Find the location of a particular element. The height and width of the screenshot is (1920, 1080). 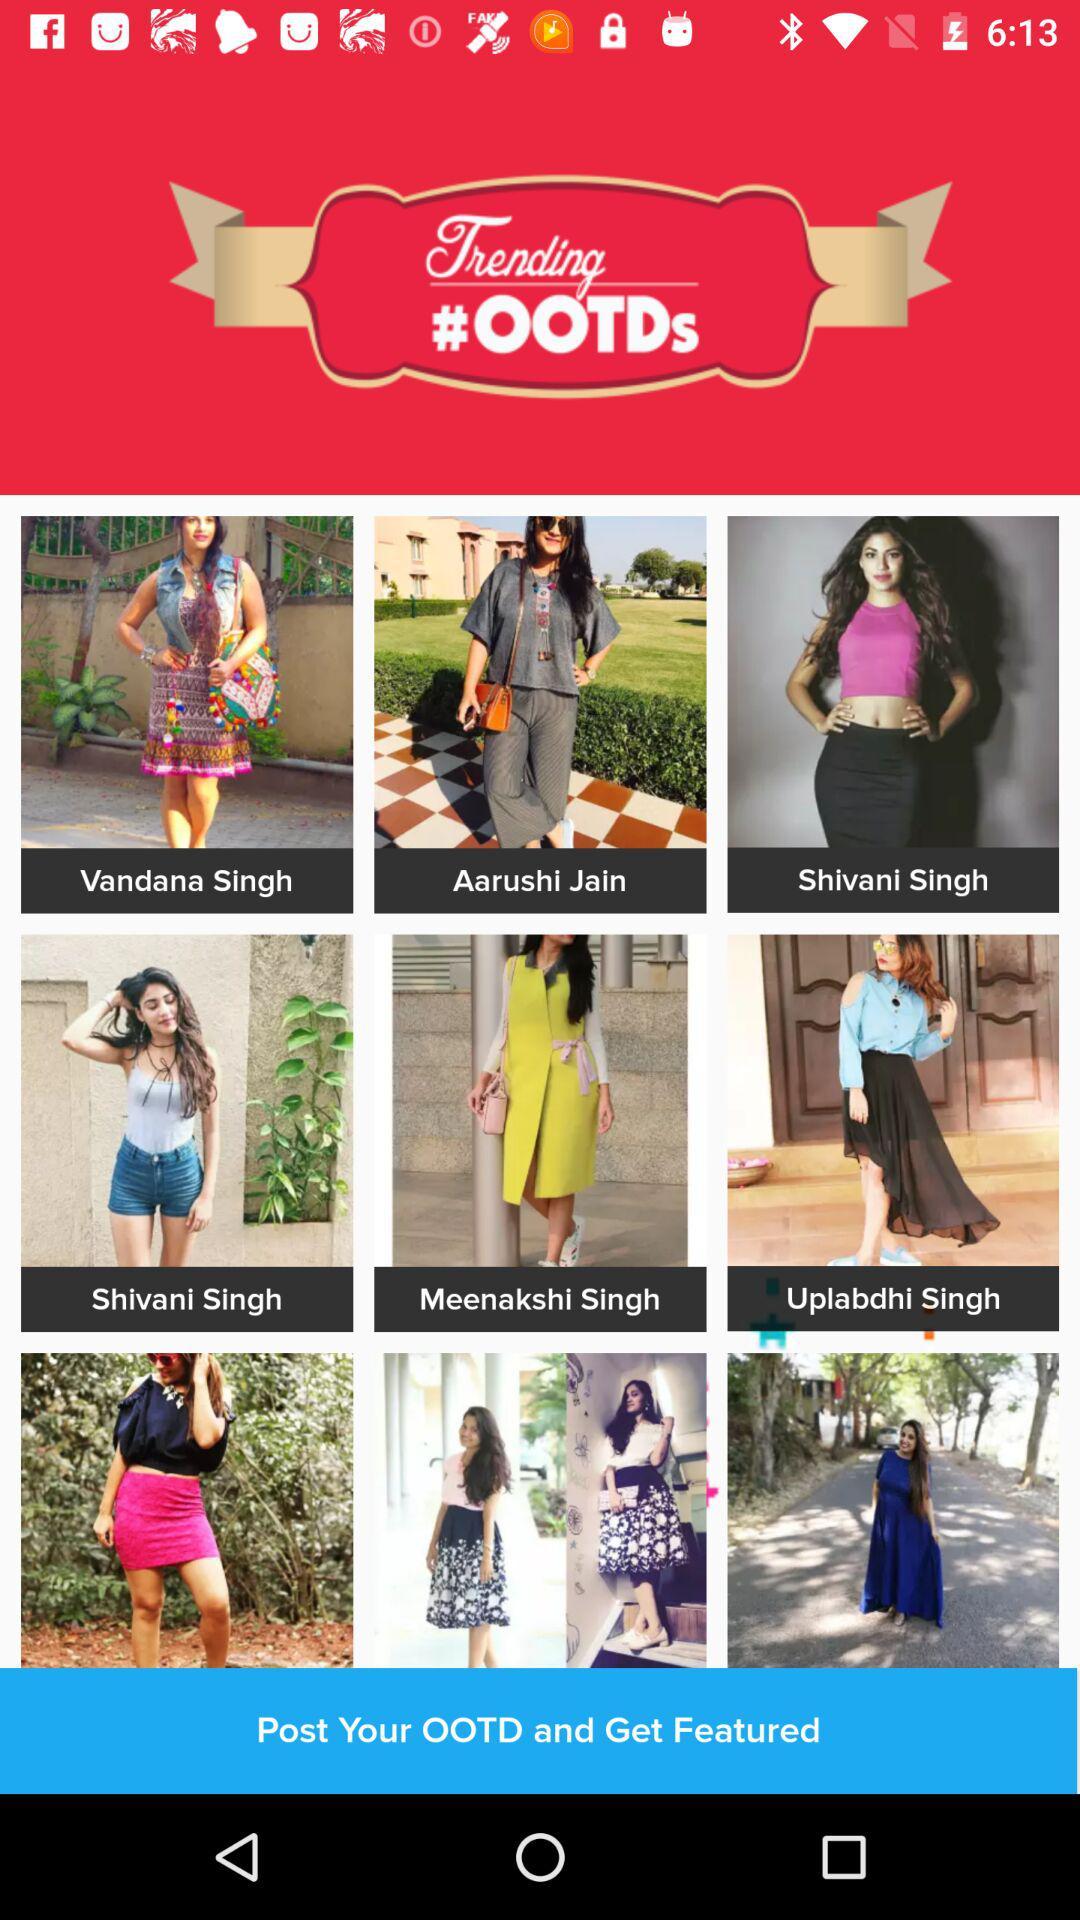

advertisement page is located at coordinates (892, 681).